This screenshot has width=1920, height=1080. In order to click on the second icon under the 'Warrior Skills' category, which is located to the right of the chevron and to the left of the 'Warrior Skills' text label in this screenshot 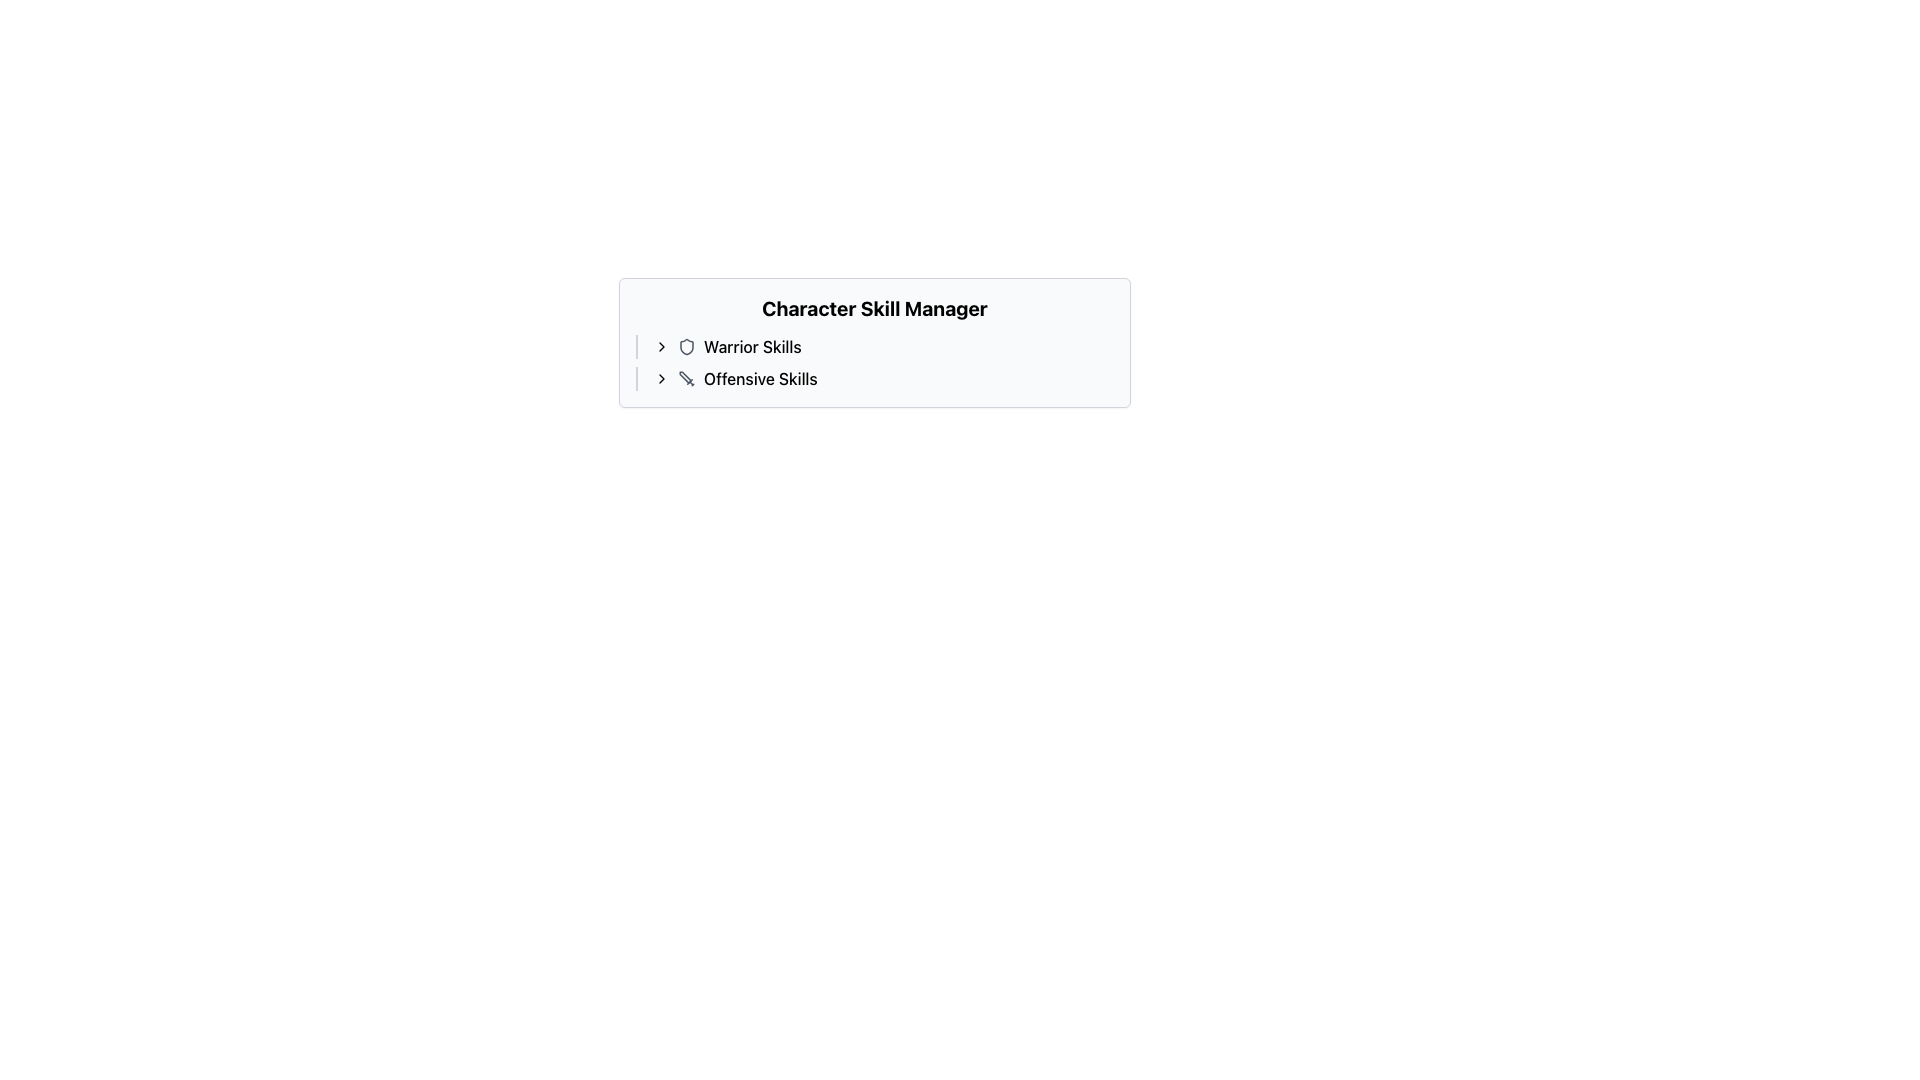, I will do `click(686, 346)`.